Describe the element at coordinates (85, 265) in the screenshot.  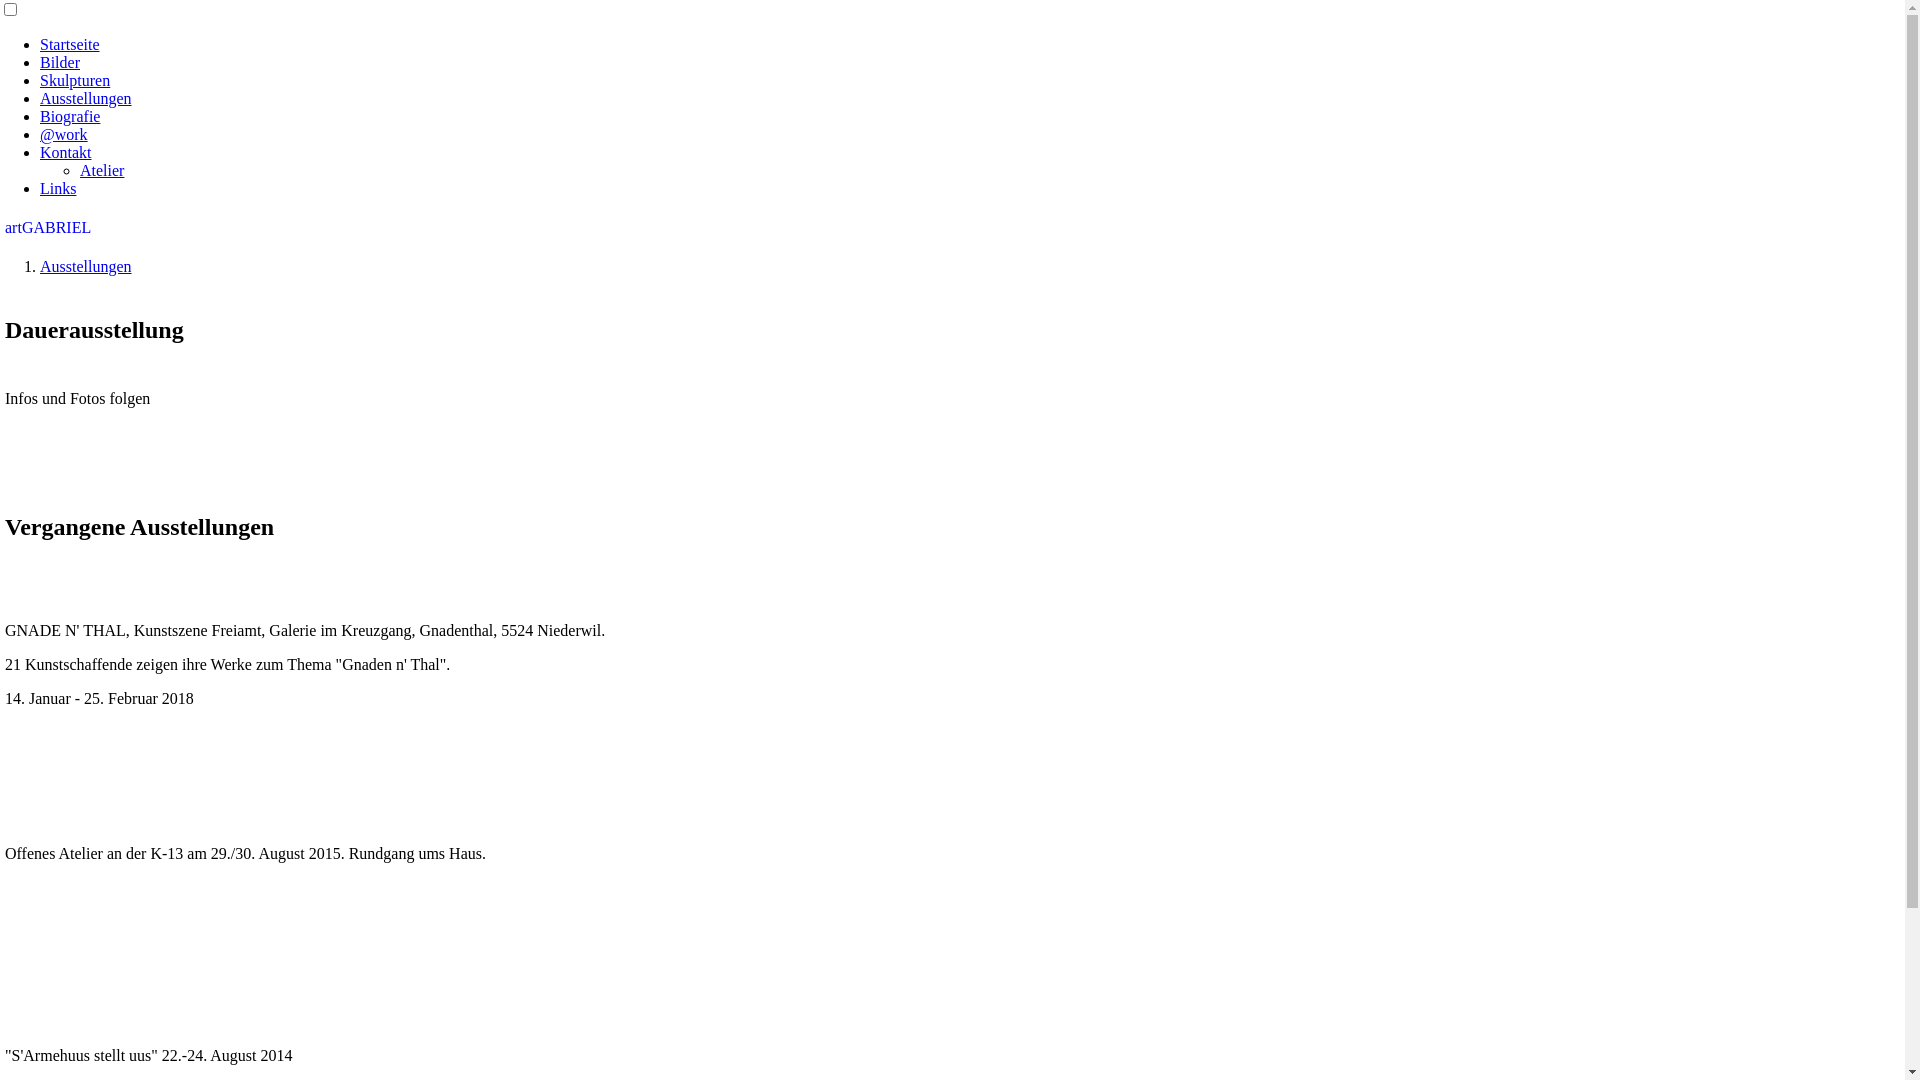
I see `'Ausstellungen'` at that location.